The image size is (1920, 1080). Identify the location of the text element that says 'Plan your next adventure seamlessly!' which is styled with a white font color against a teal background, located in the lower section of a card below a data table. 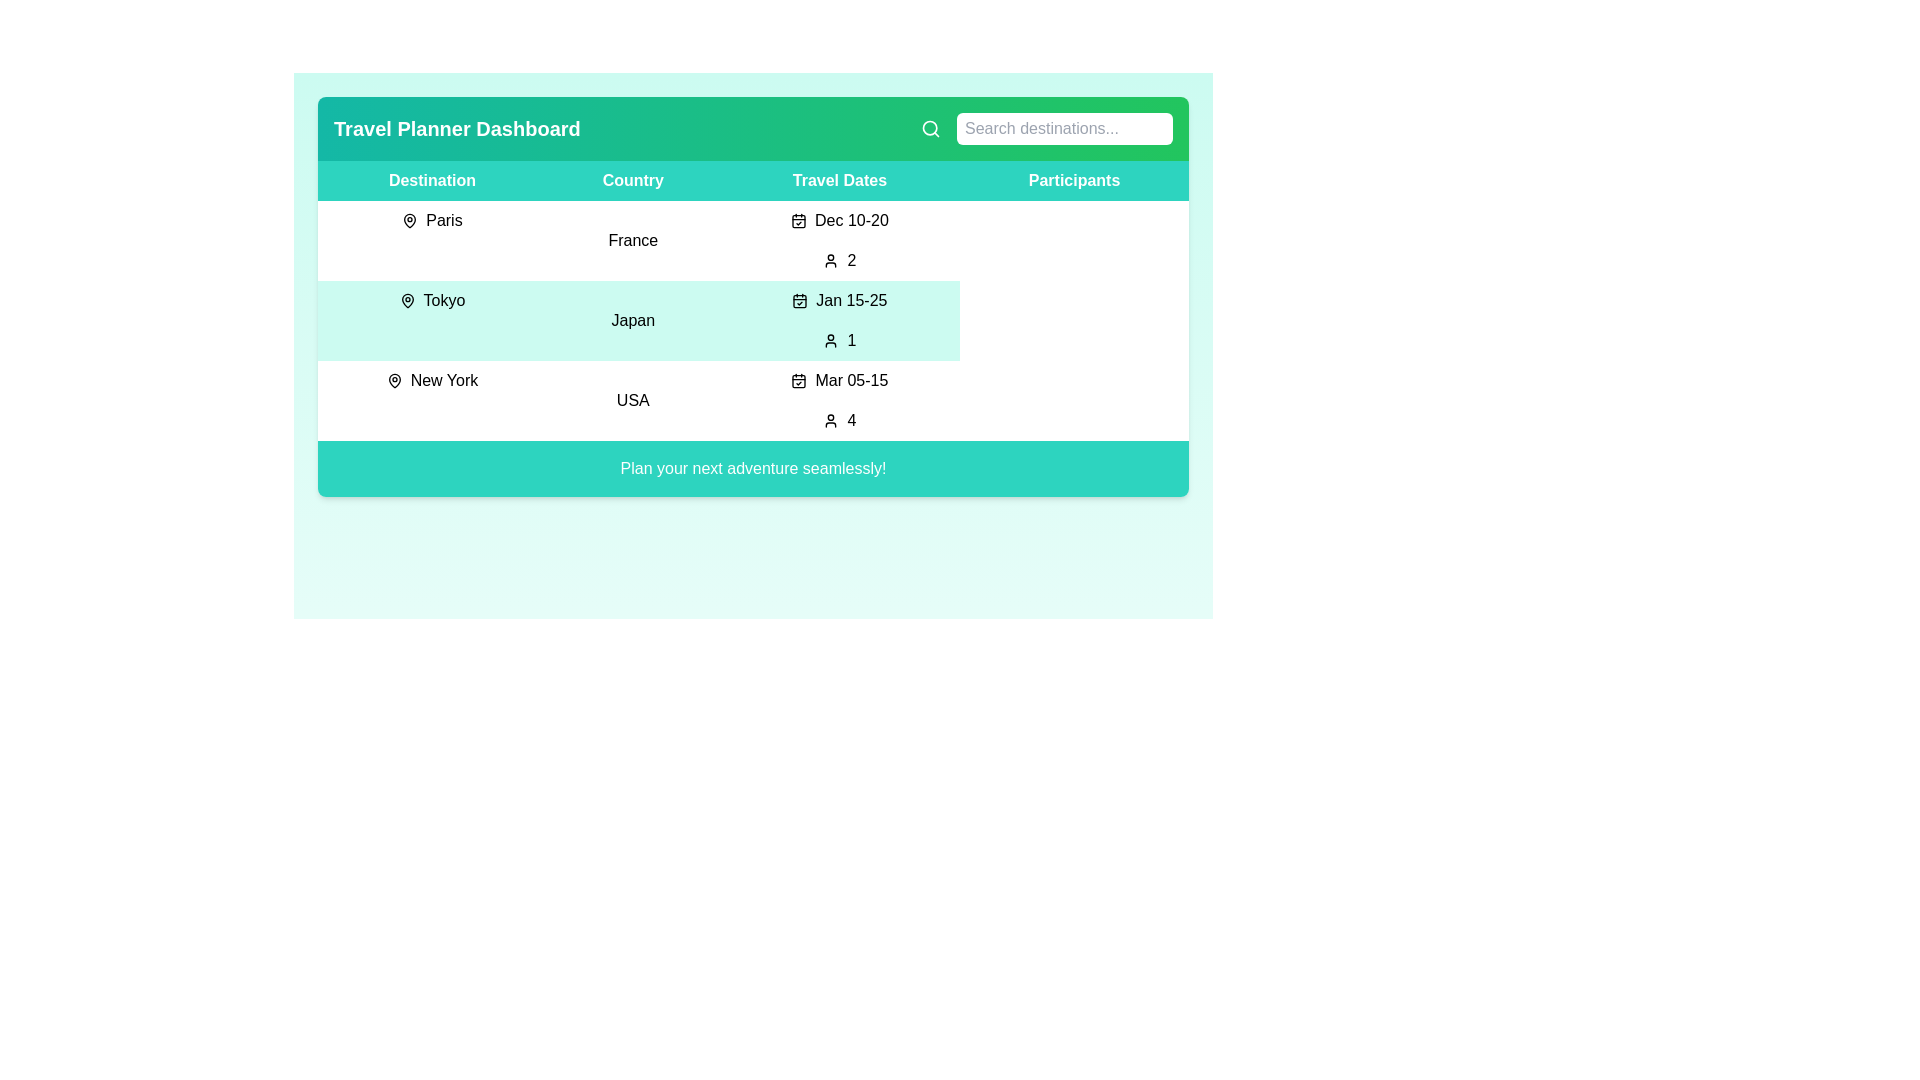
(752, 469).